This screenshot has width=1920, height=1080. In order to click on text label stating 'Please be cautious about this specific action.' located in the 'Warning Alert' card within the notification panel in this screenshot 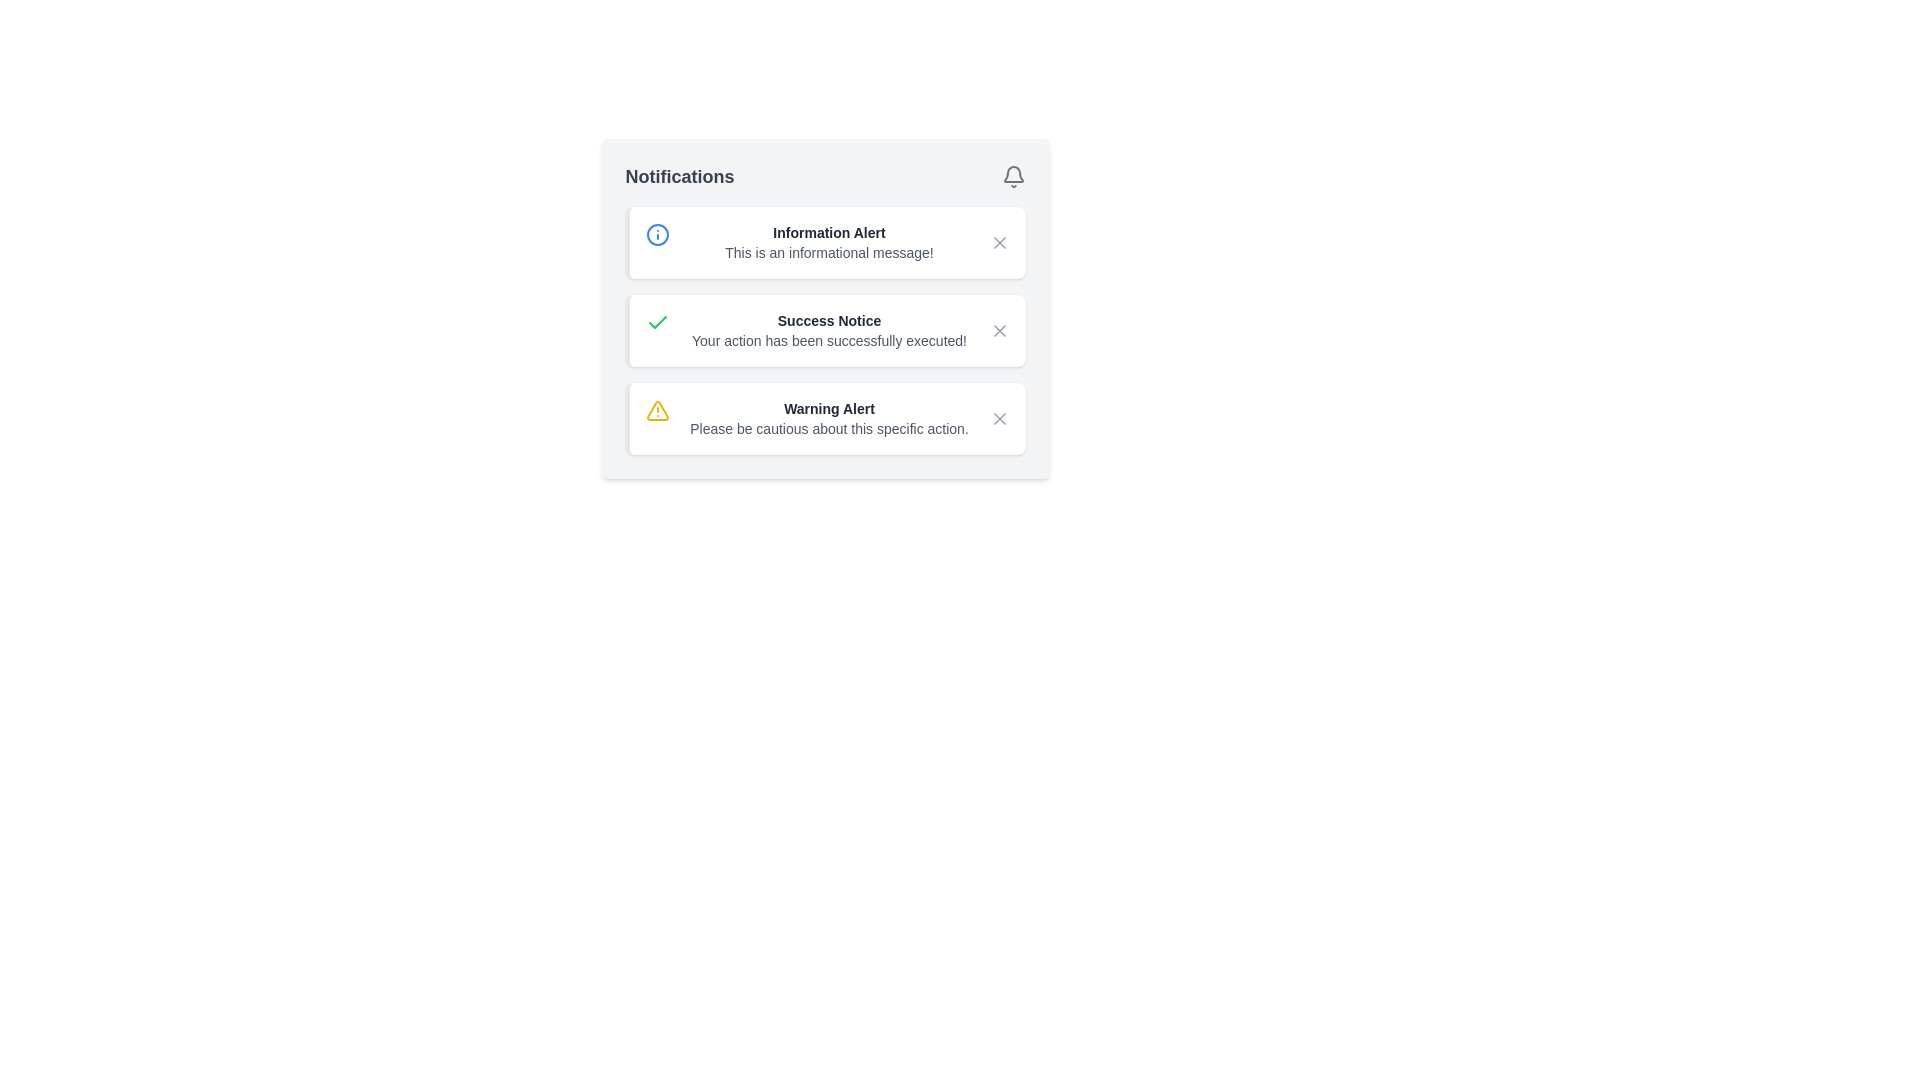, I will do `click(829, 427)`.